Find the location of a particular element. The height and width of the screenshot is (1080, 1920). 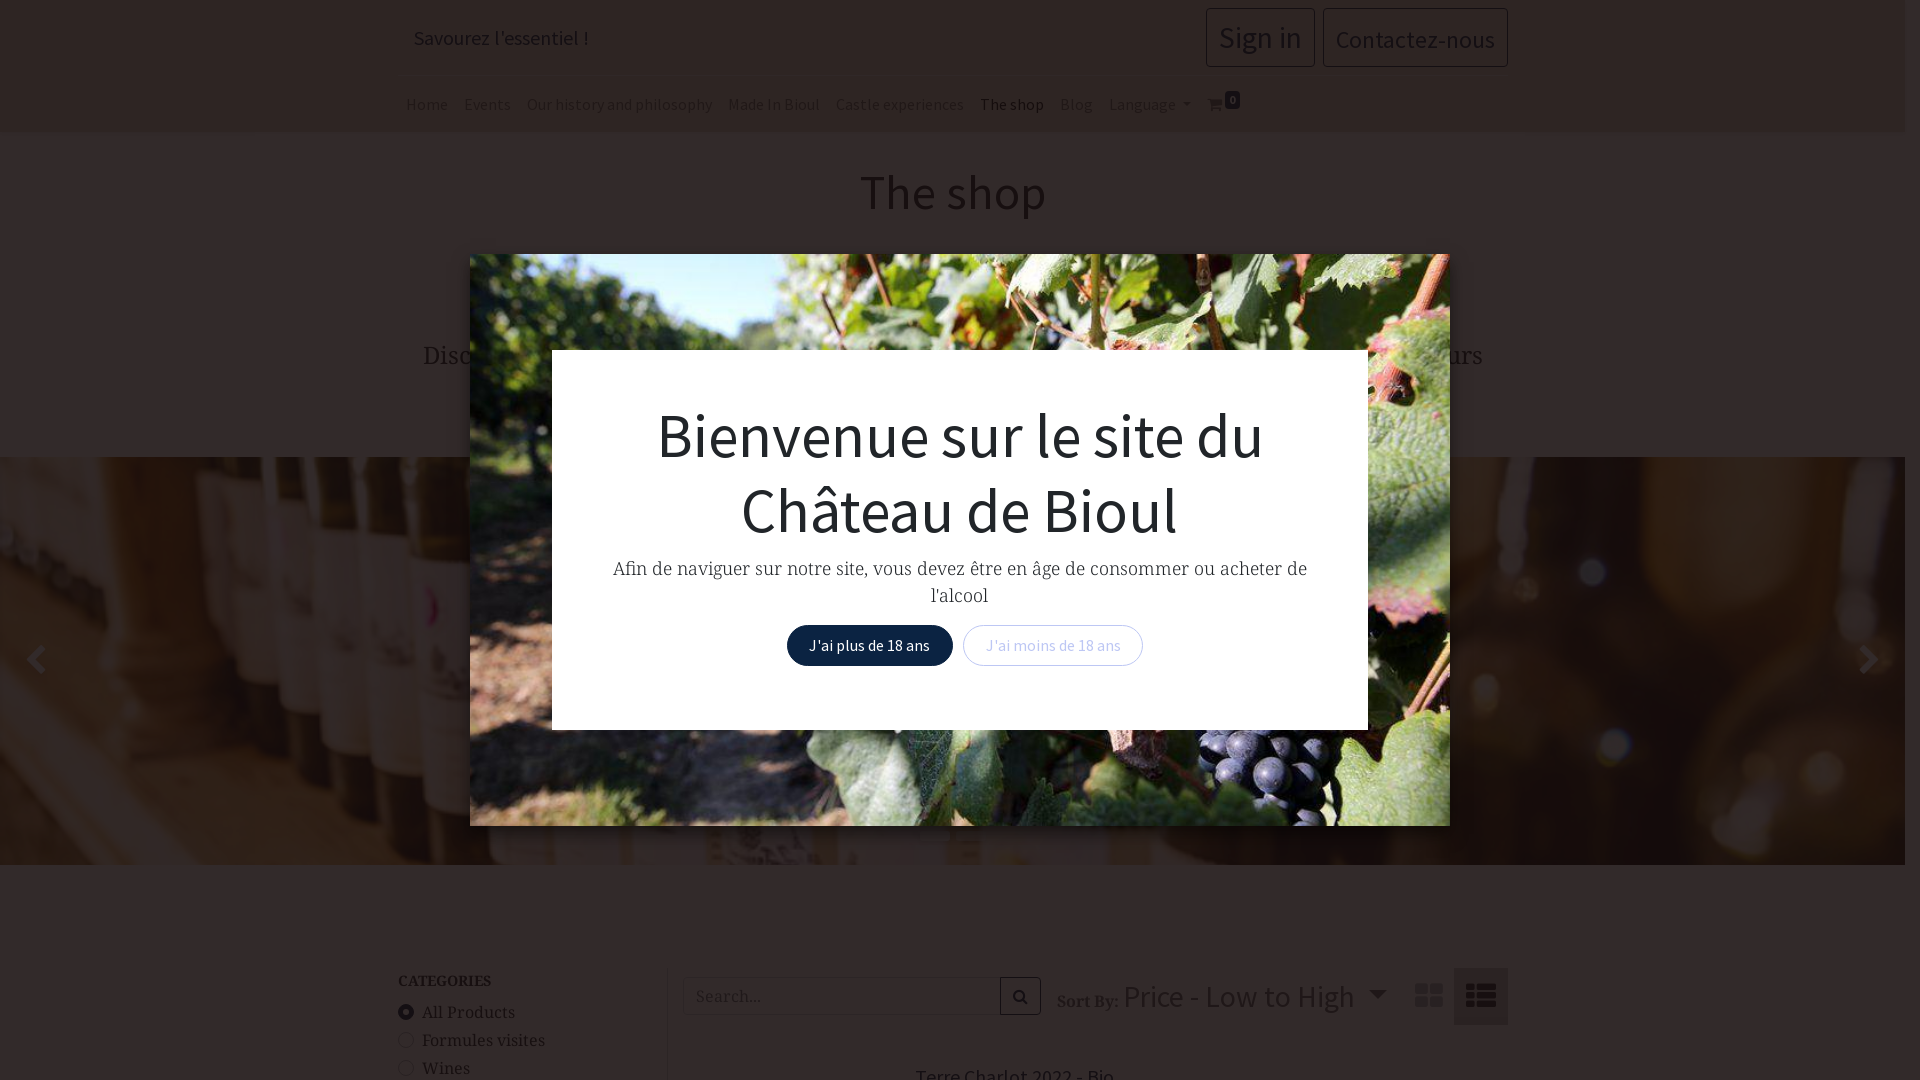

'List' is located at coordinates (1454, 996).